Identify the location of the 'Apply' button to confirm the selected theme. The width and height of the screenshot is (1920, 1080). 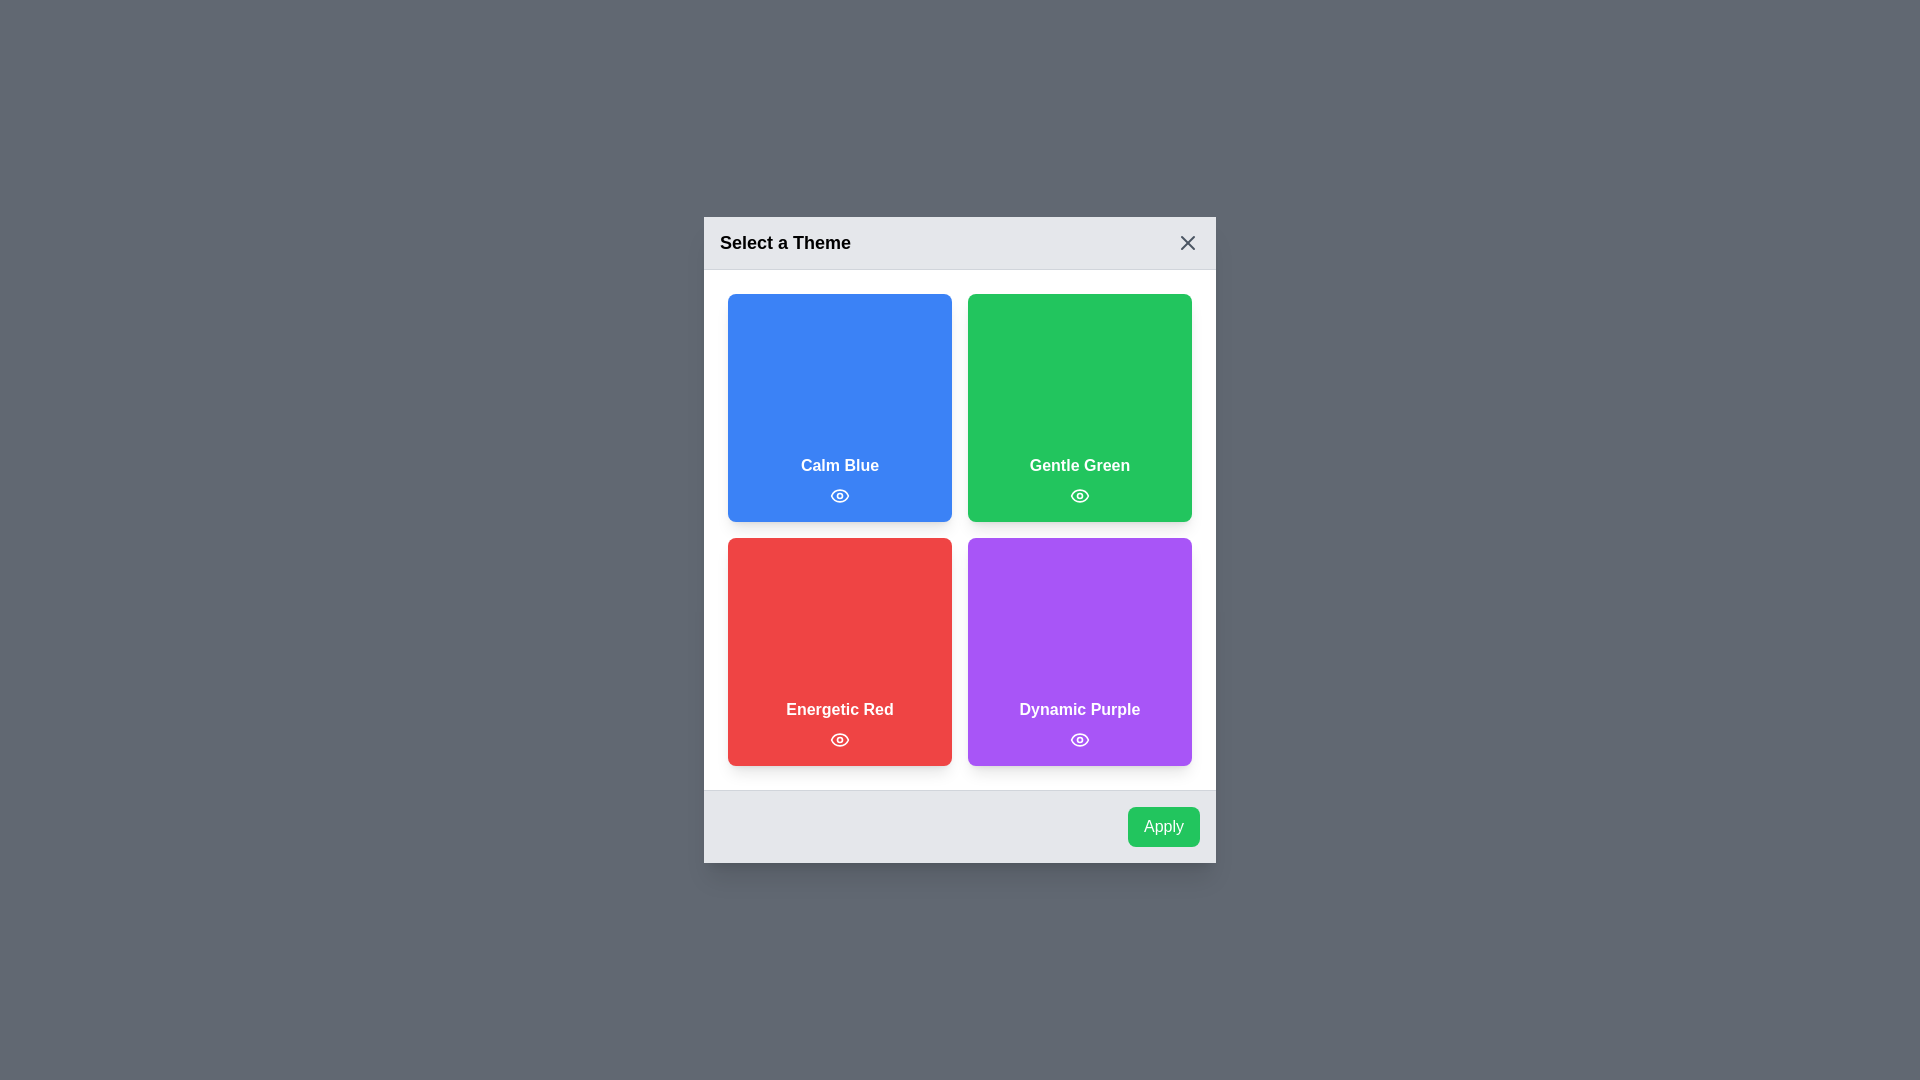
(1163, 826).